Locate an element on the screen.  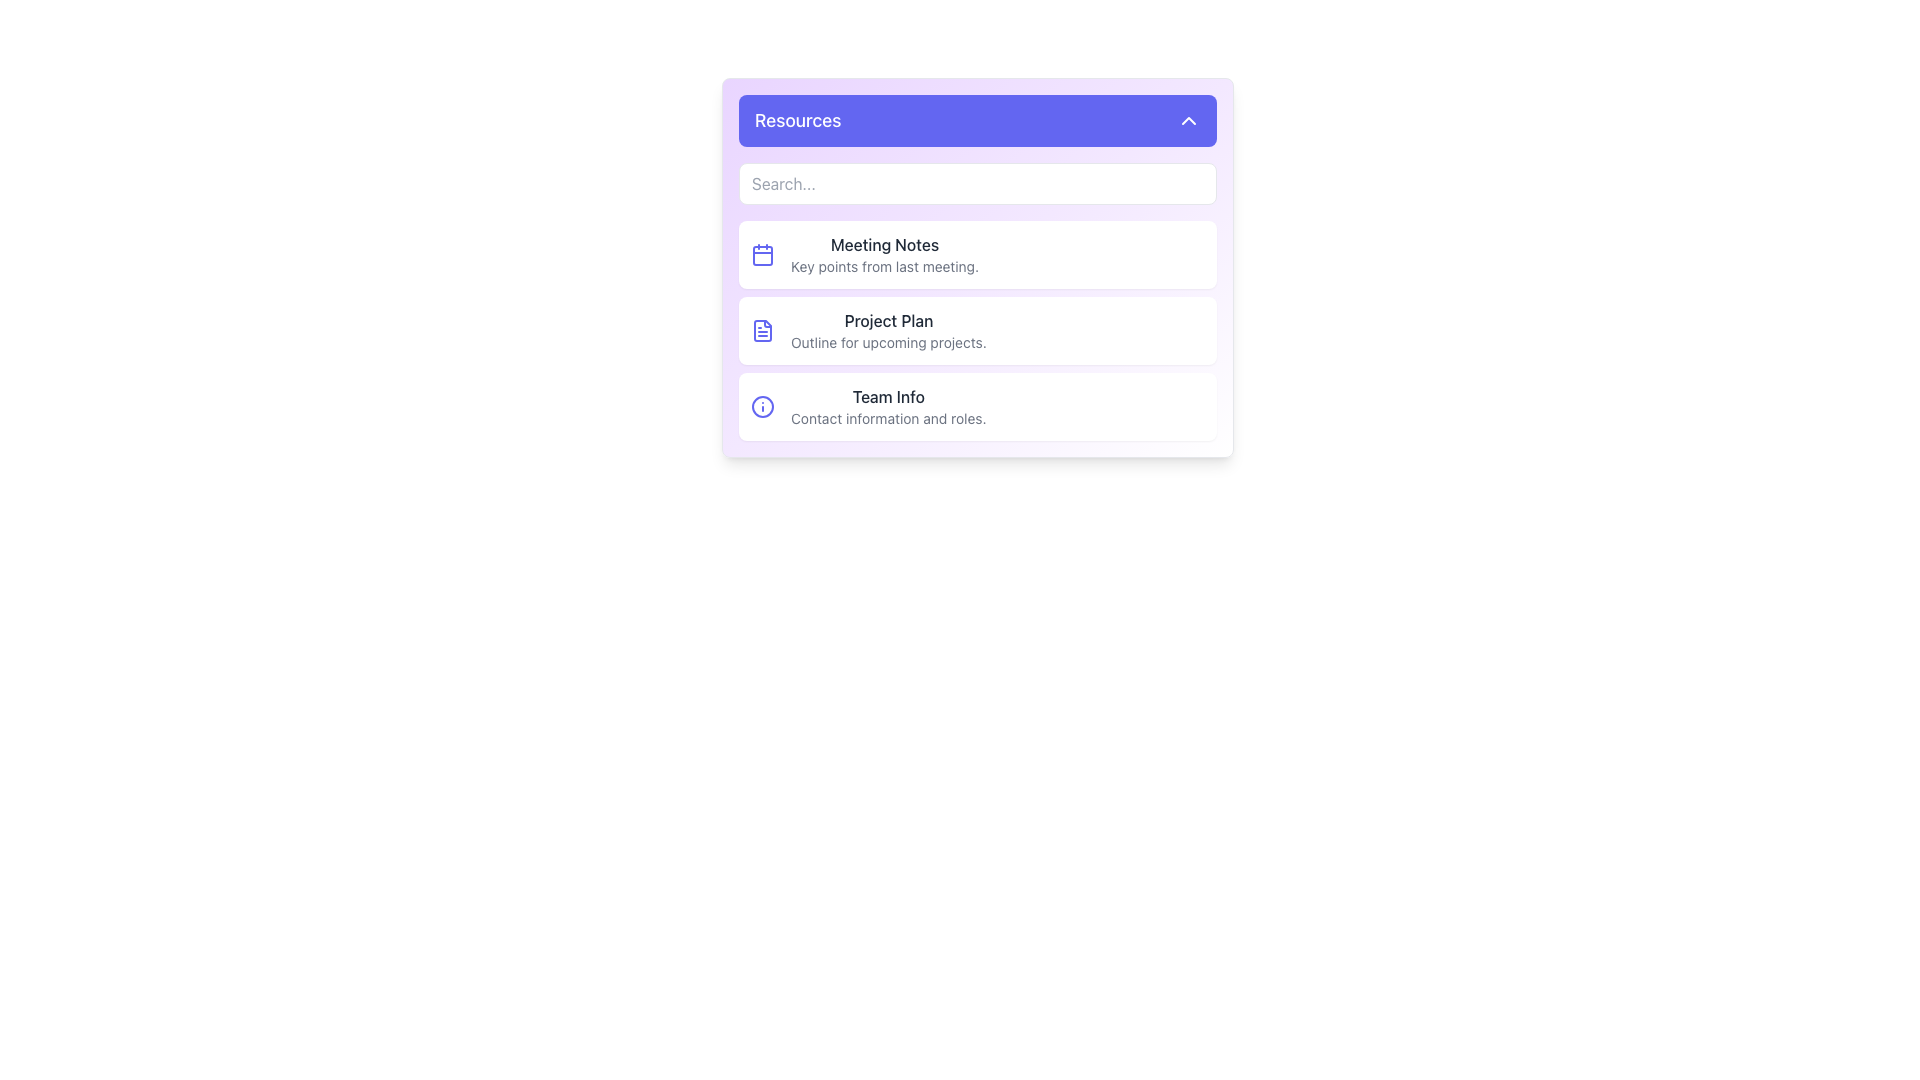
text displayed on the 'Resources' button, which is a bold white font on a purple background, located at the top-center of the user interface is located at coordinates (797, 120).